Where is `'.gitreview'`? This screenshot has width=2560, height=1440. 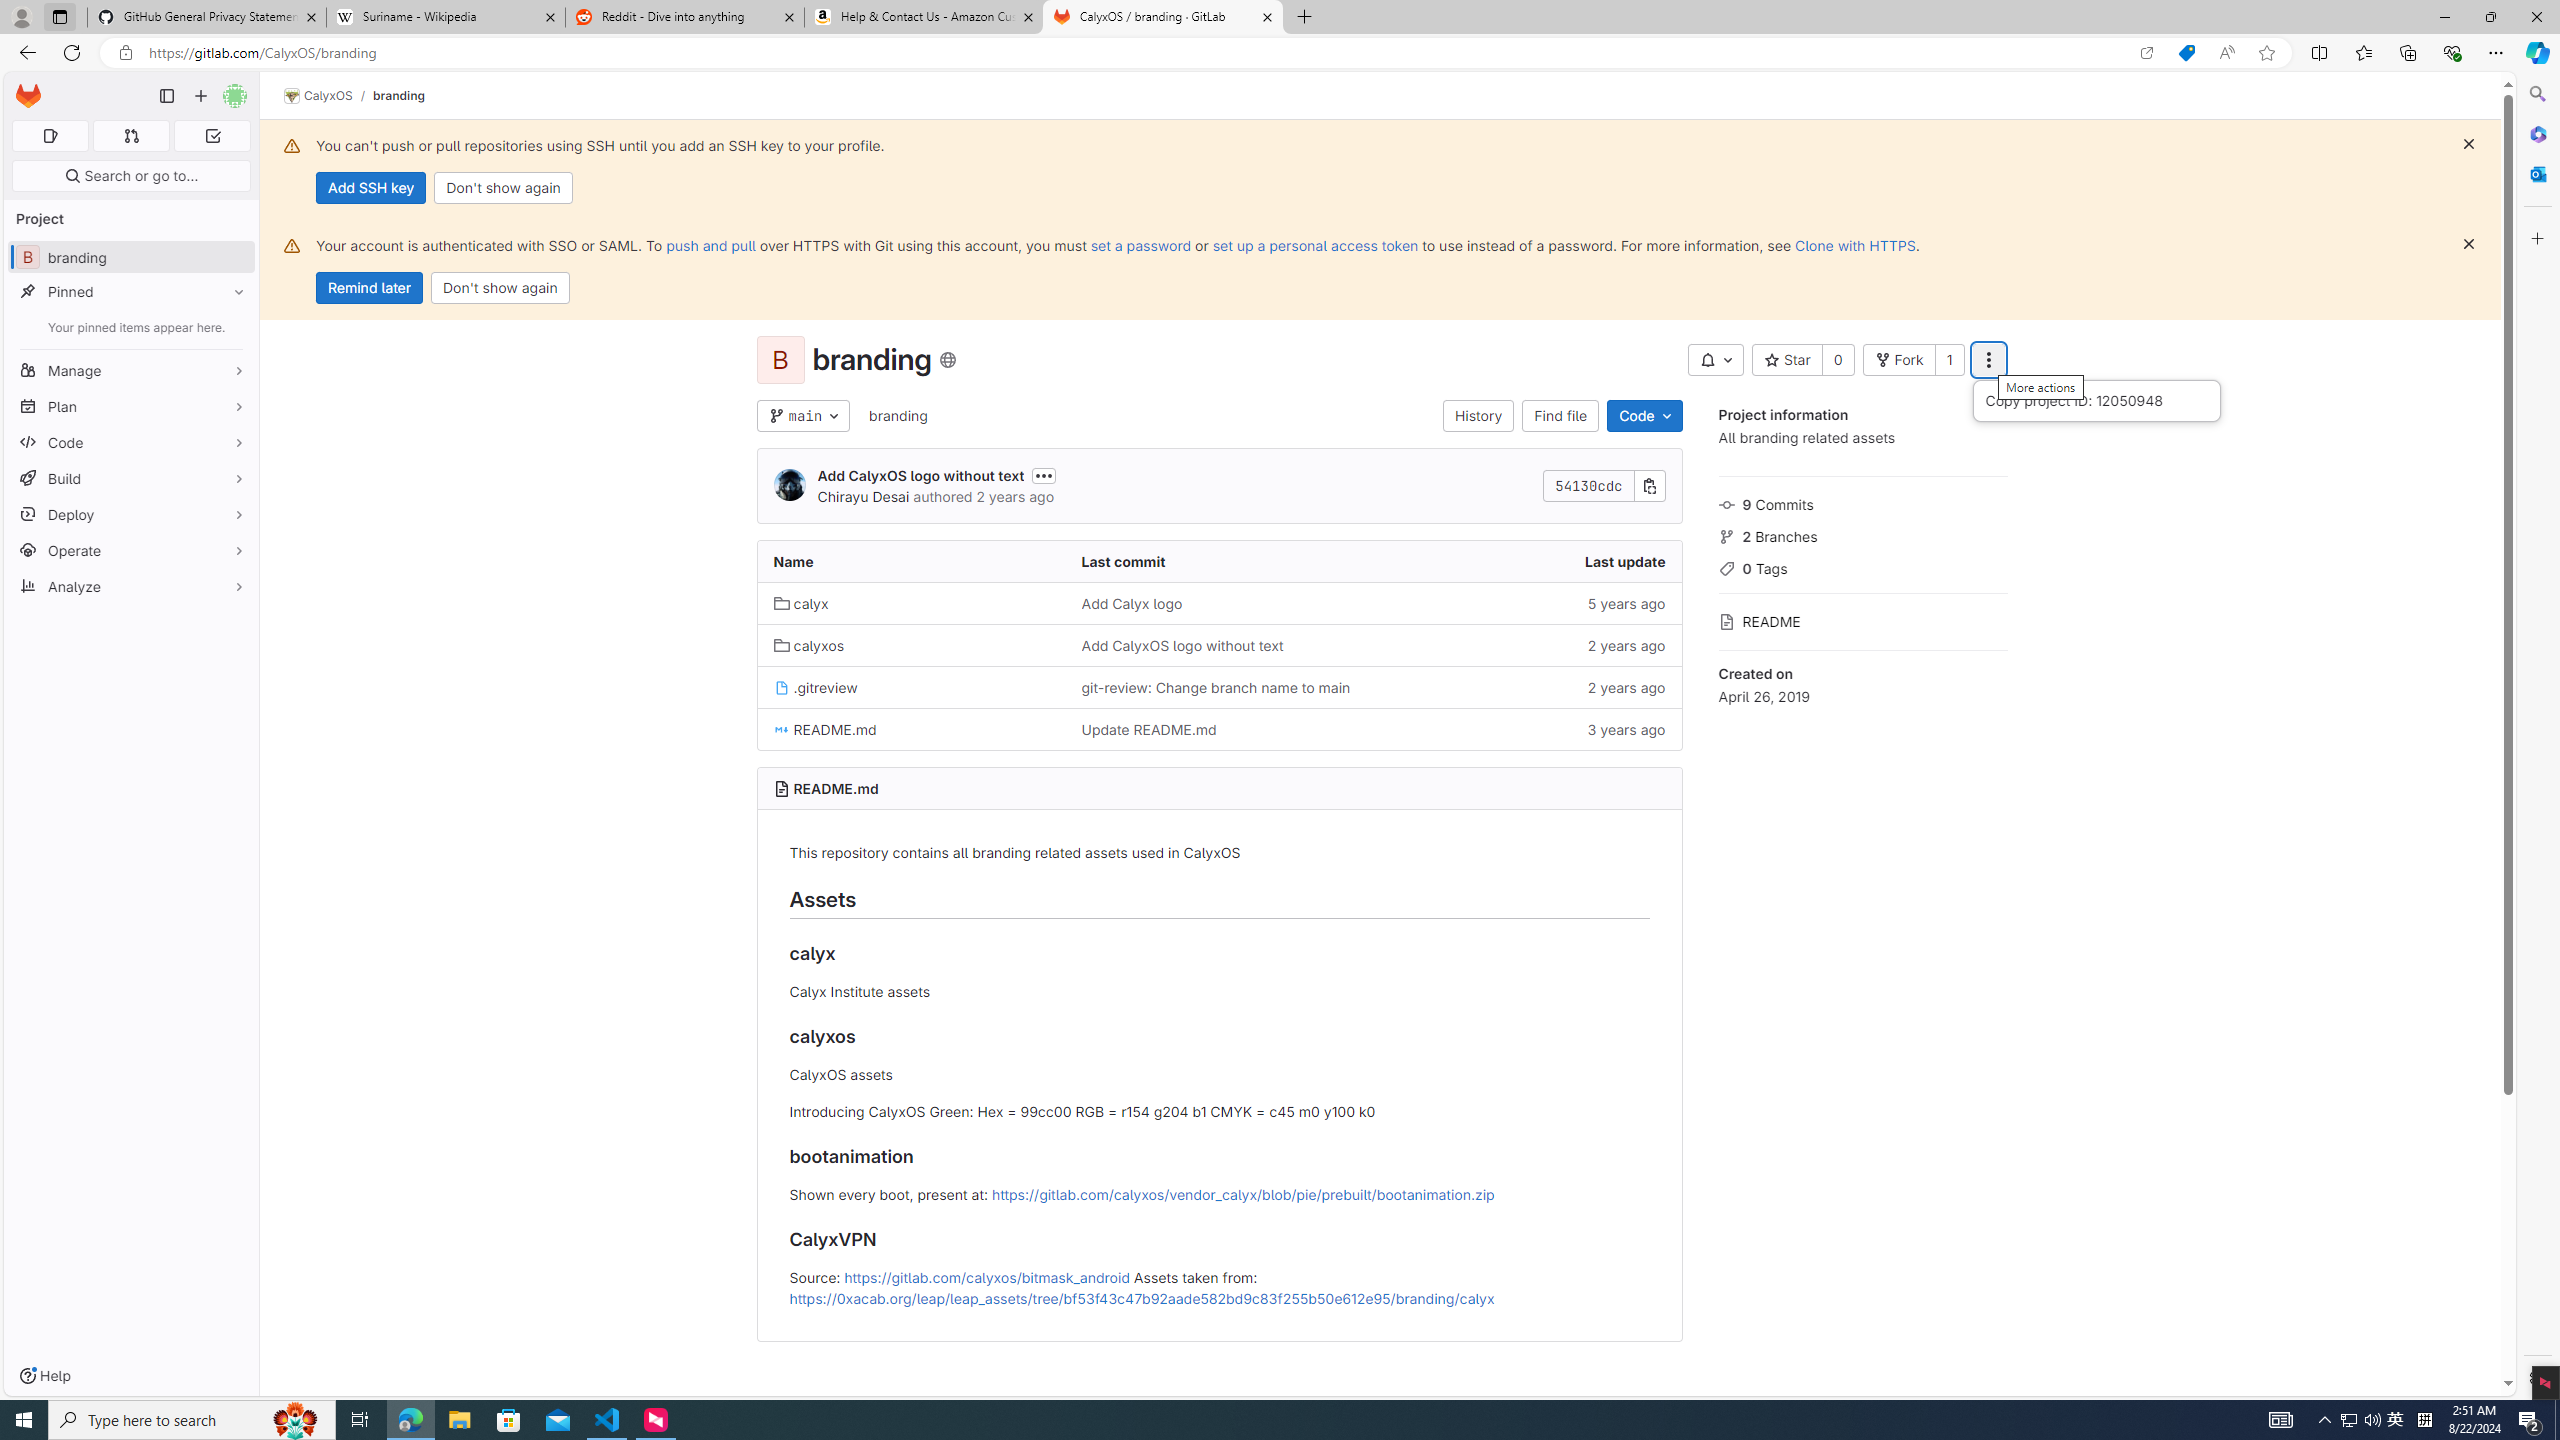
'.gitreview' is located at coordinates (815, 686).